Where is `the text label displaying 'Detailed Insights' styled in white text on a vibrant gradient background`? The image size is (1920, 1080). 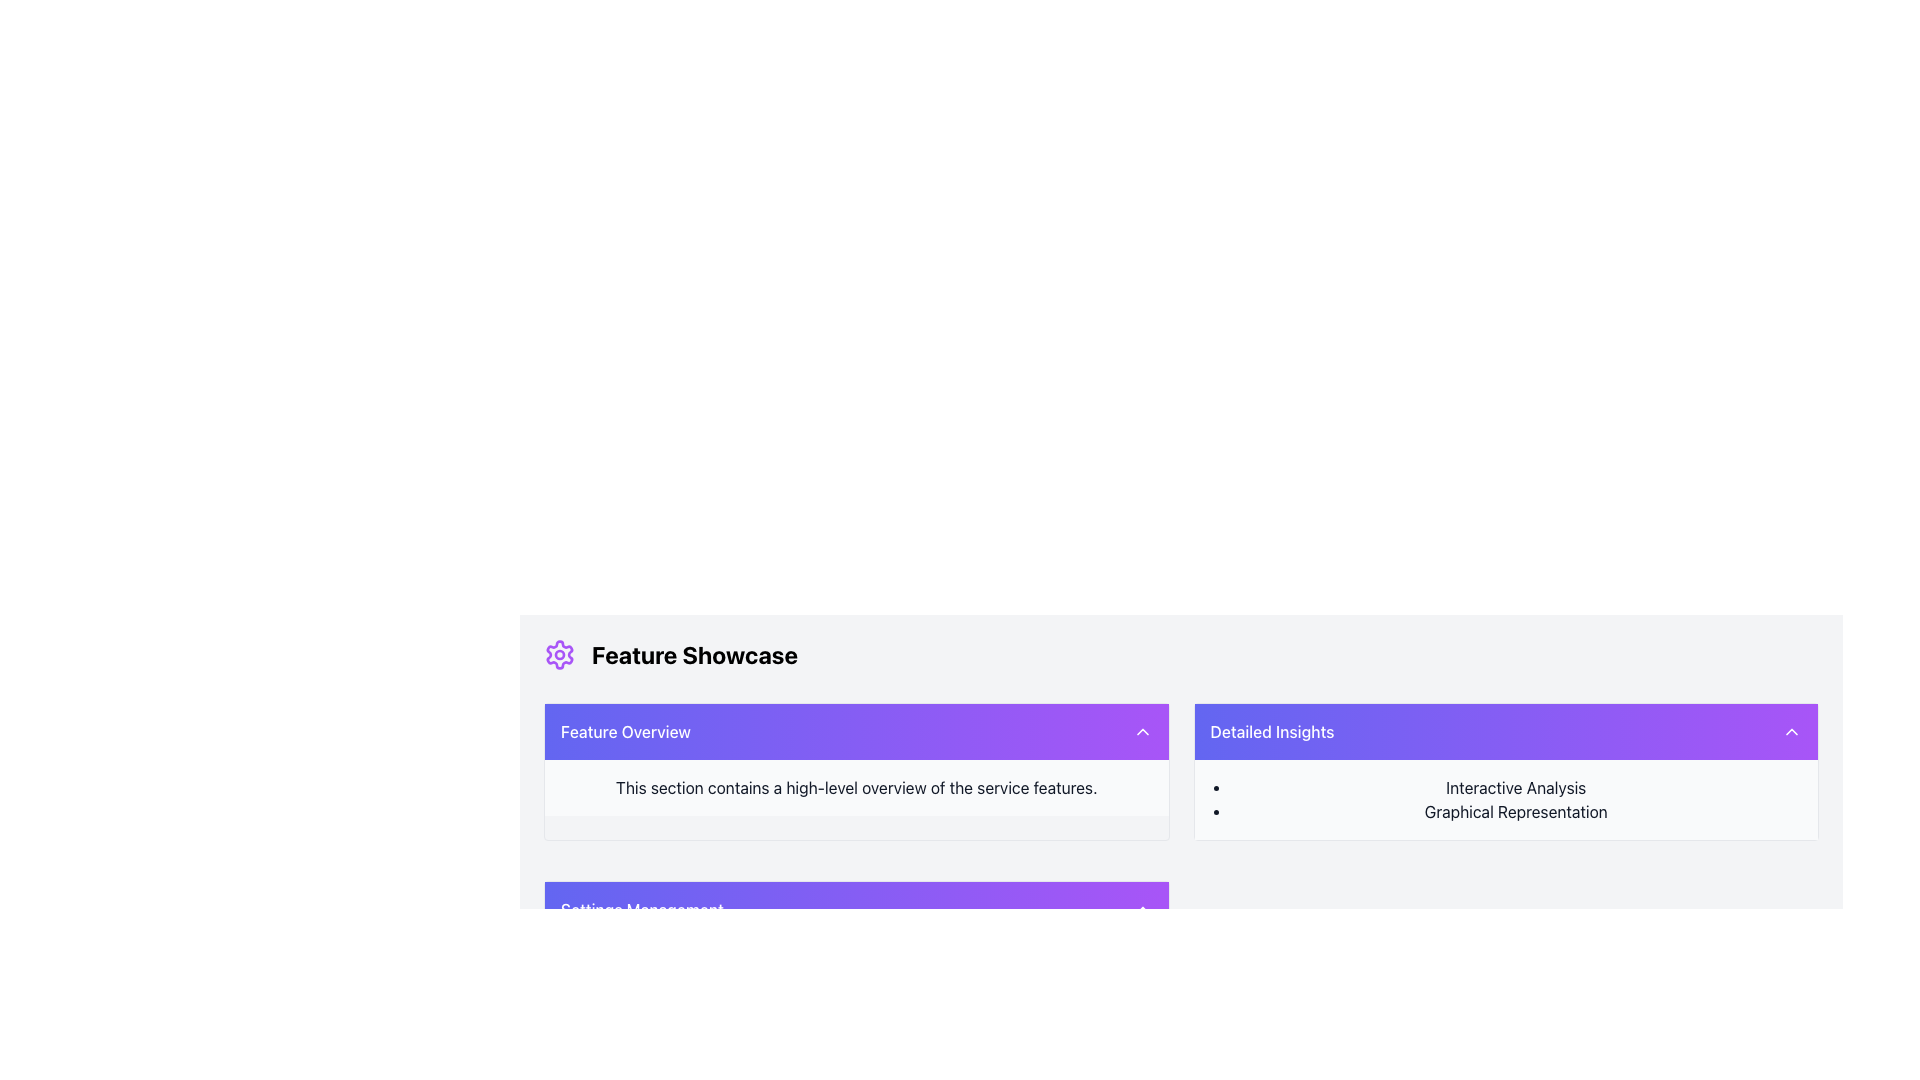 the text label displaying 'Detailed Insights' styled in white text on a vibrant gradient background is located at coordinates (1271, 732).